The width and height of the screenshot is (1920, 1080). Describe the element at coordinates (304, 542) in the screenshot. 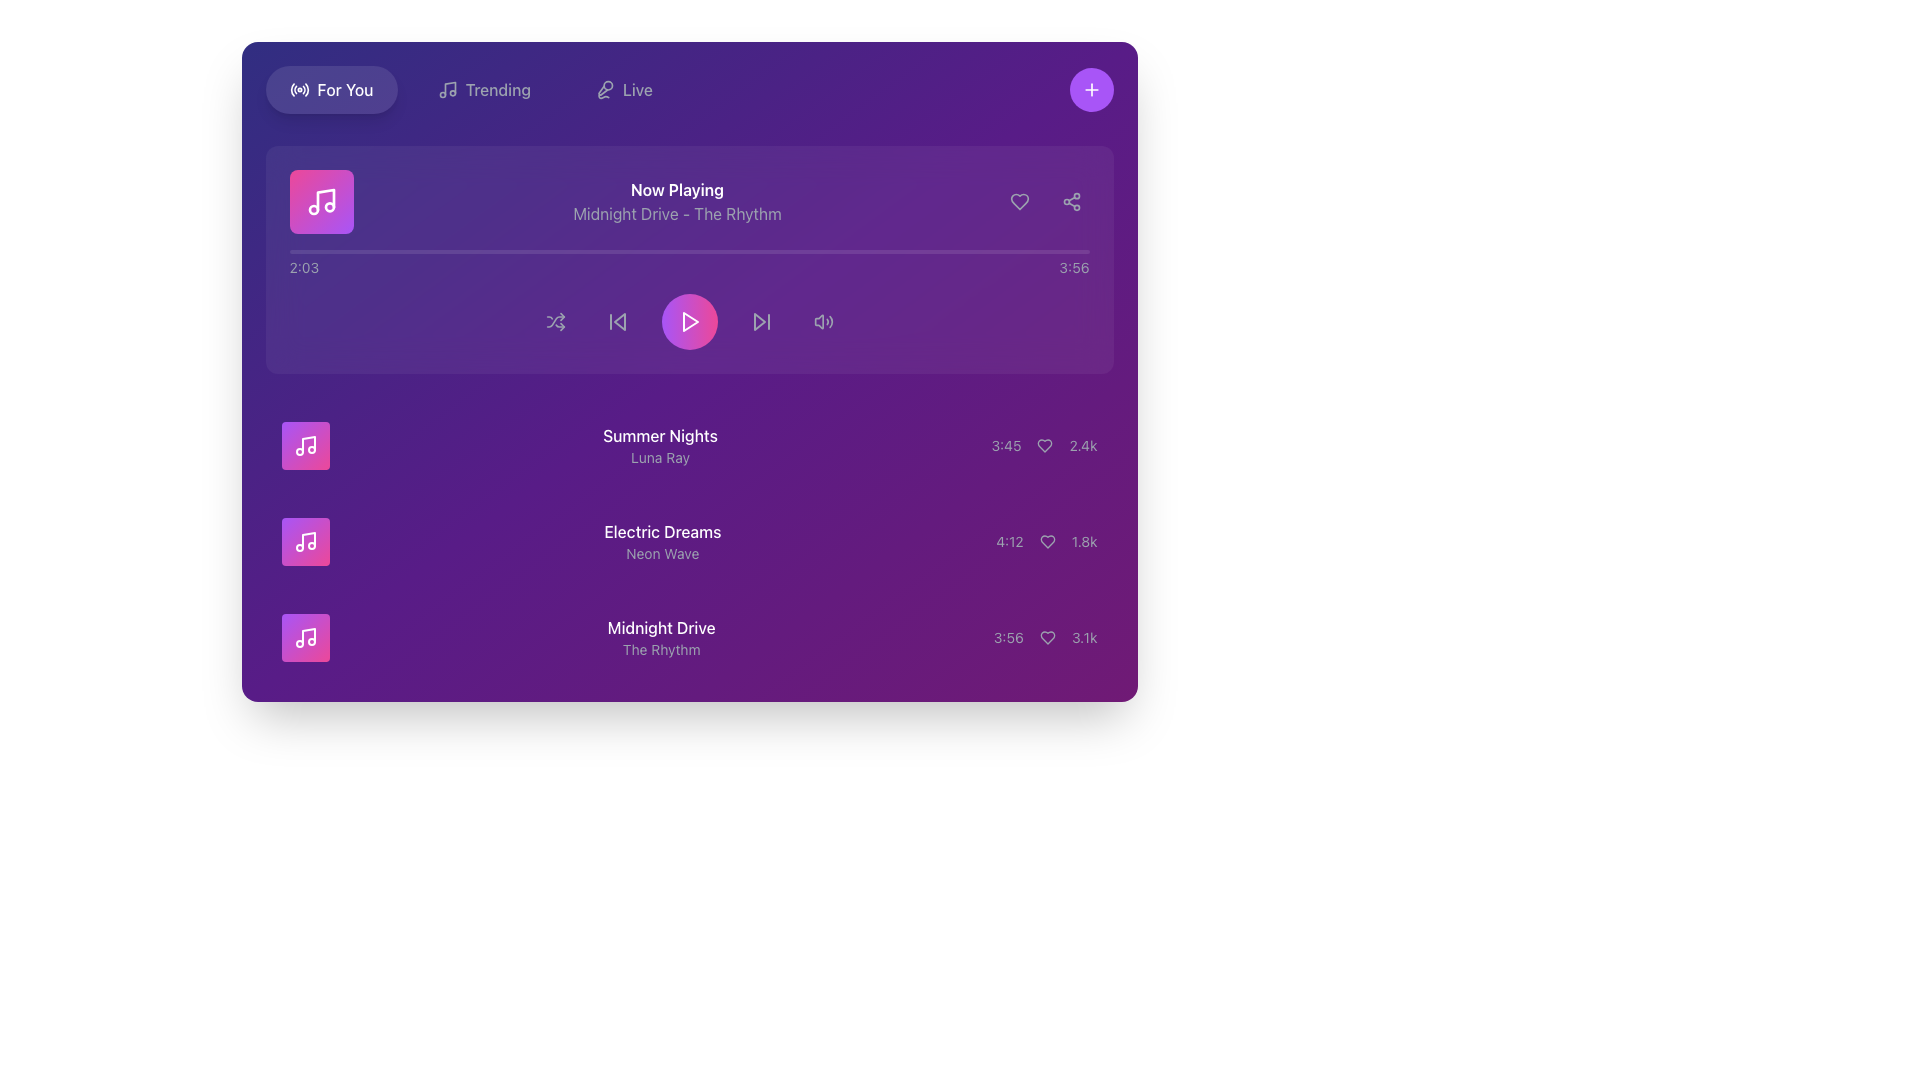

I see `the vibrant square icon with a gradient background and a white music note symbol, located to the left of the 'Electric Dreams' entry in the music track list interface` at that location.